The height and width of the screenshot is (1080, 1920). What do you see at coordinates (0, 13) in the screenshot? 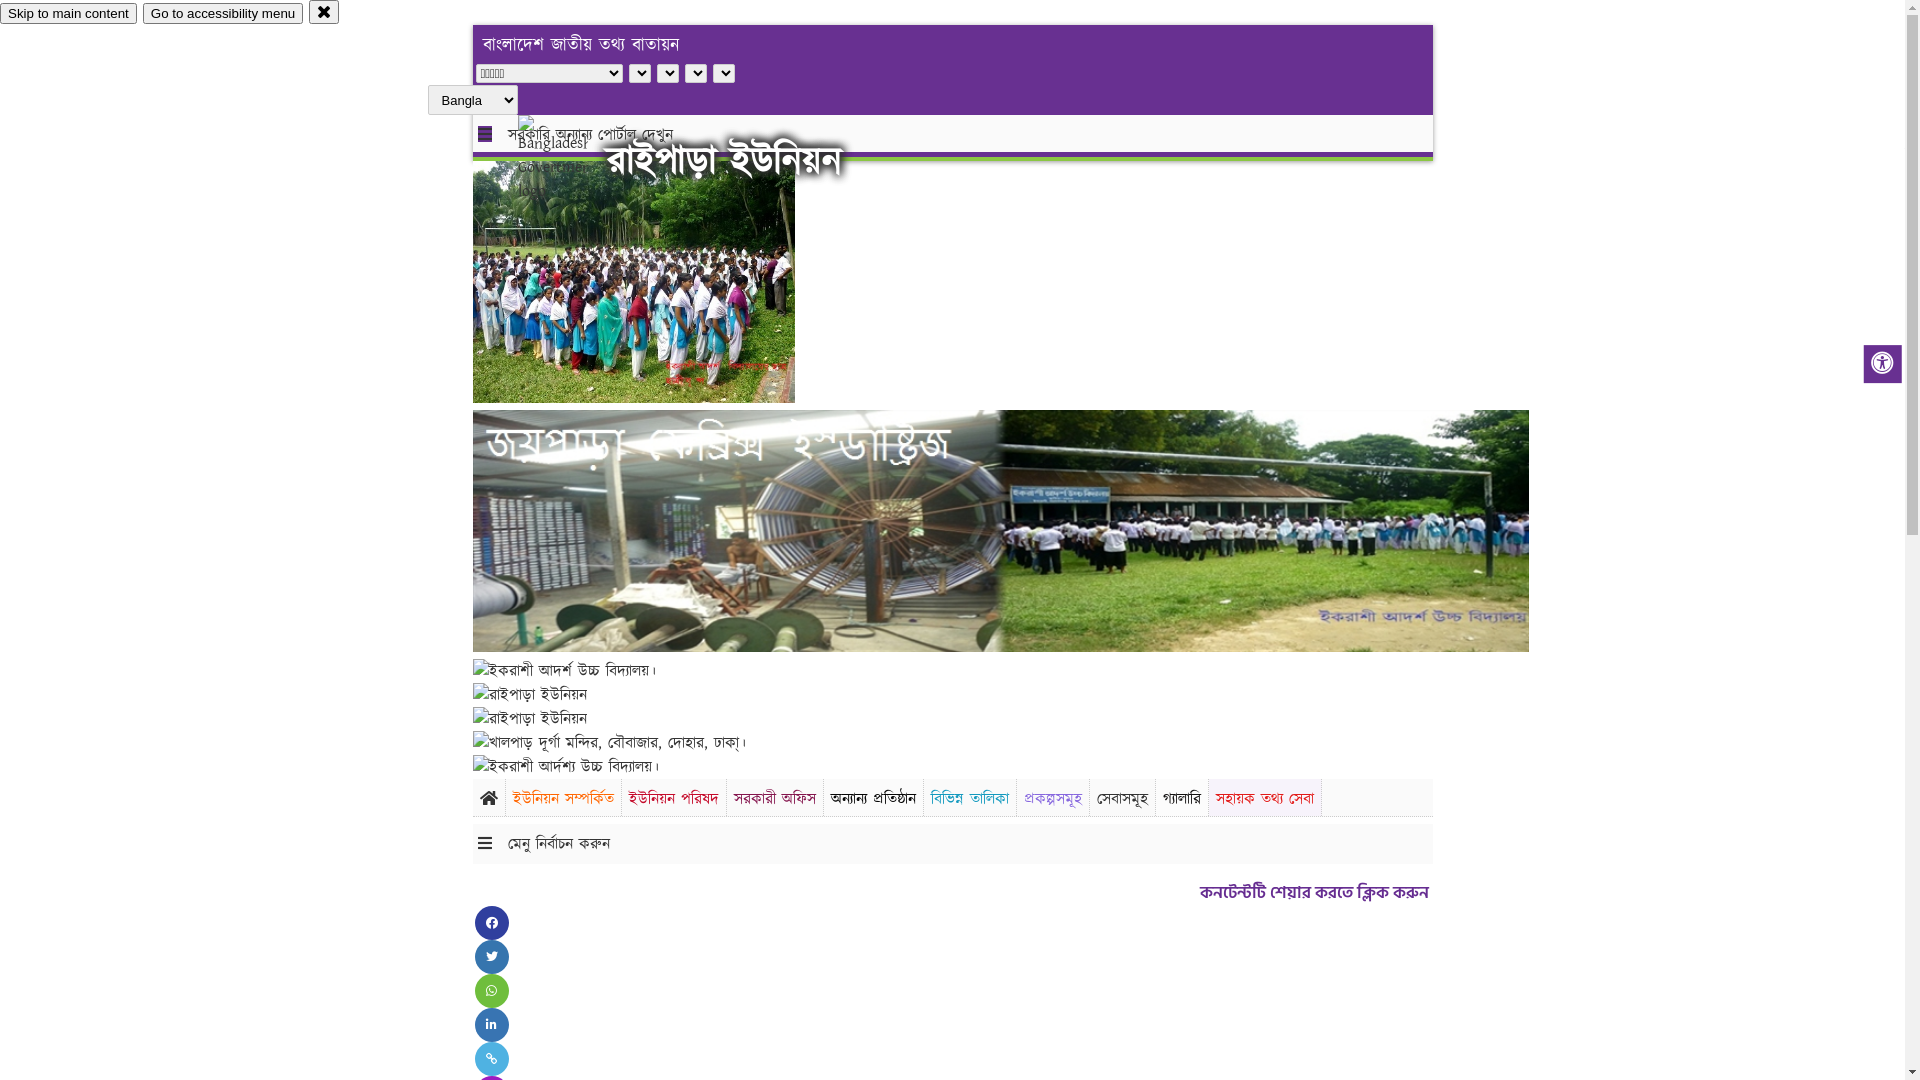
I see `'Skip to main content'` at bounding box center [0, 13].